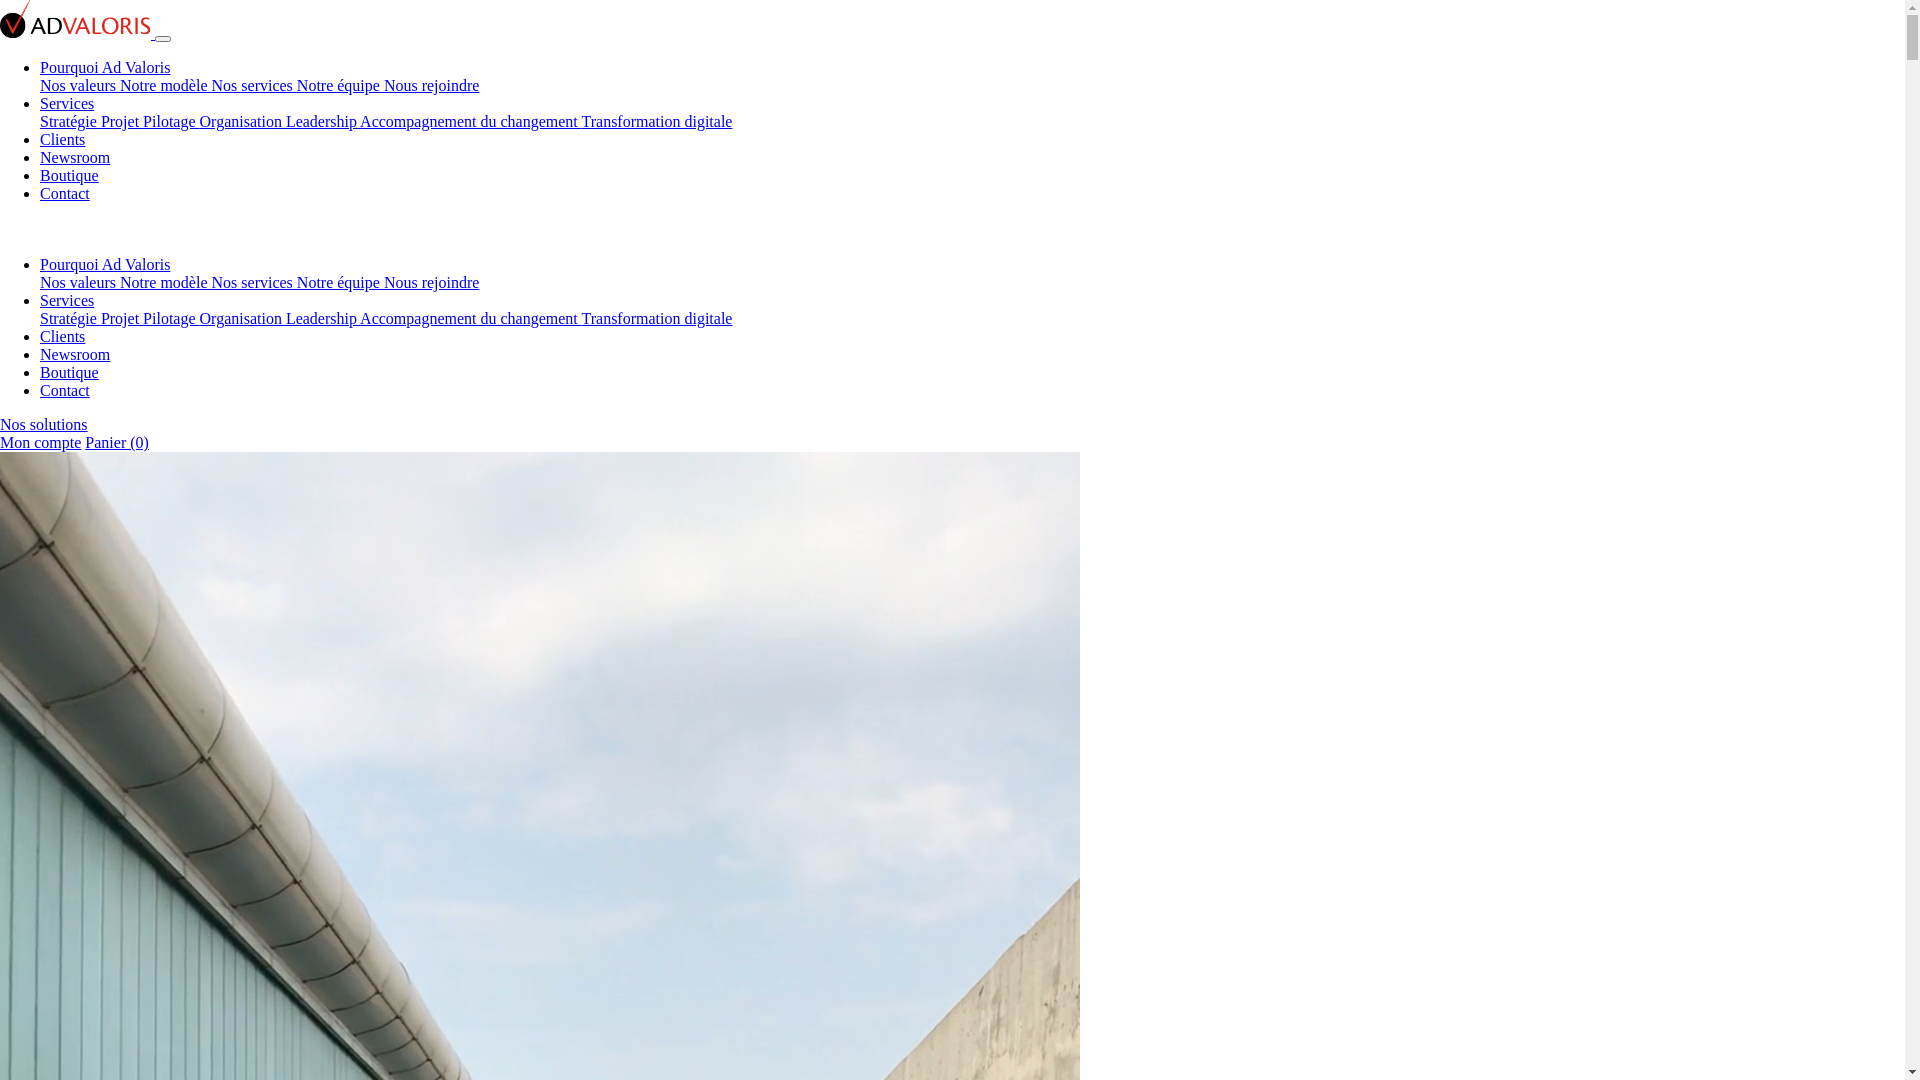 The image size is (1920, 1080). Describe the element at coordinates (469, 317) in the screenshot. I see `'Accompagnement du changement'` at that location.